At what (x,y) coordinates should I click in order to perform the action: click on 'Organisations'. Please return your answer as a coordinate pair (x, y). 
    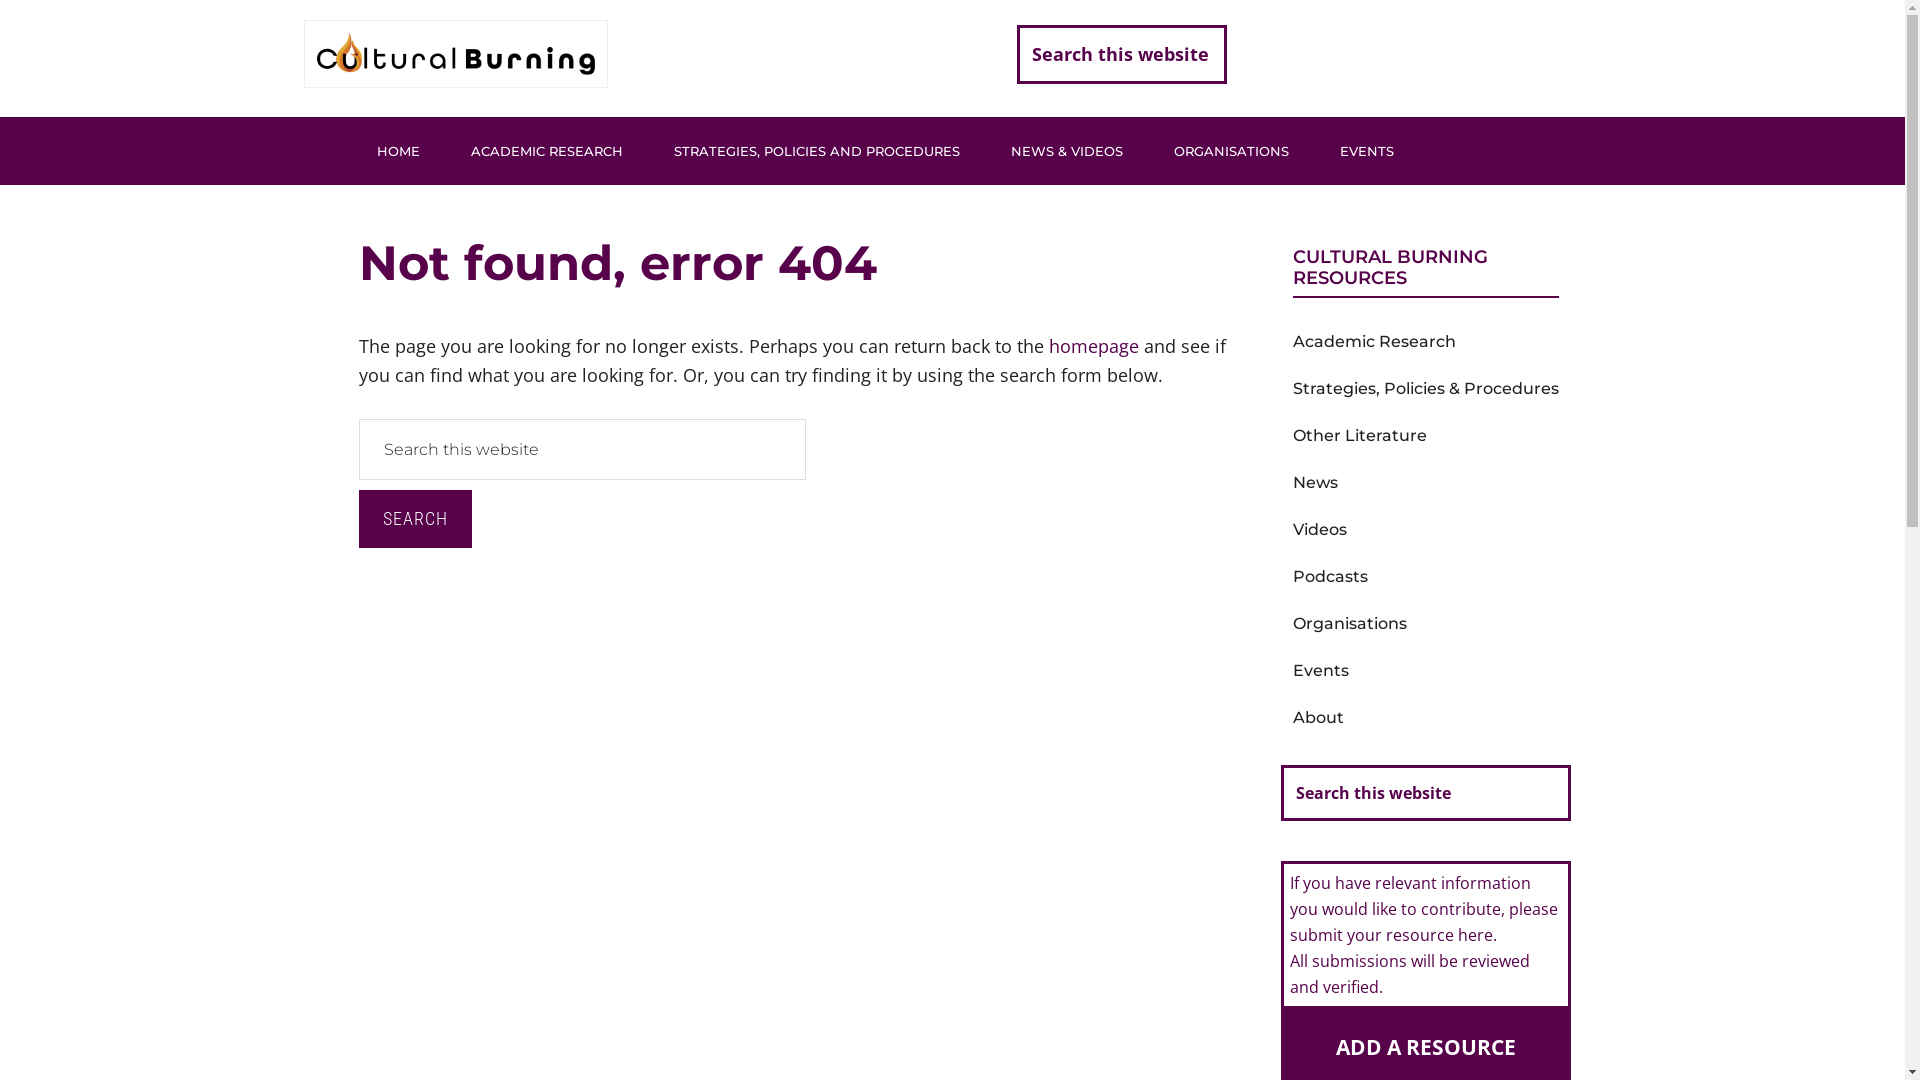
    Looking at the image, I should click on (1348, 622).